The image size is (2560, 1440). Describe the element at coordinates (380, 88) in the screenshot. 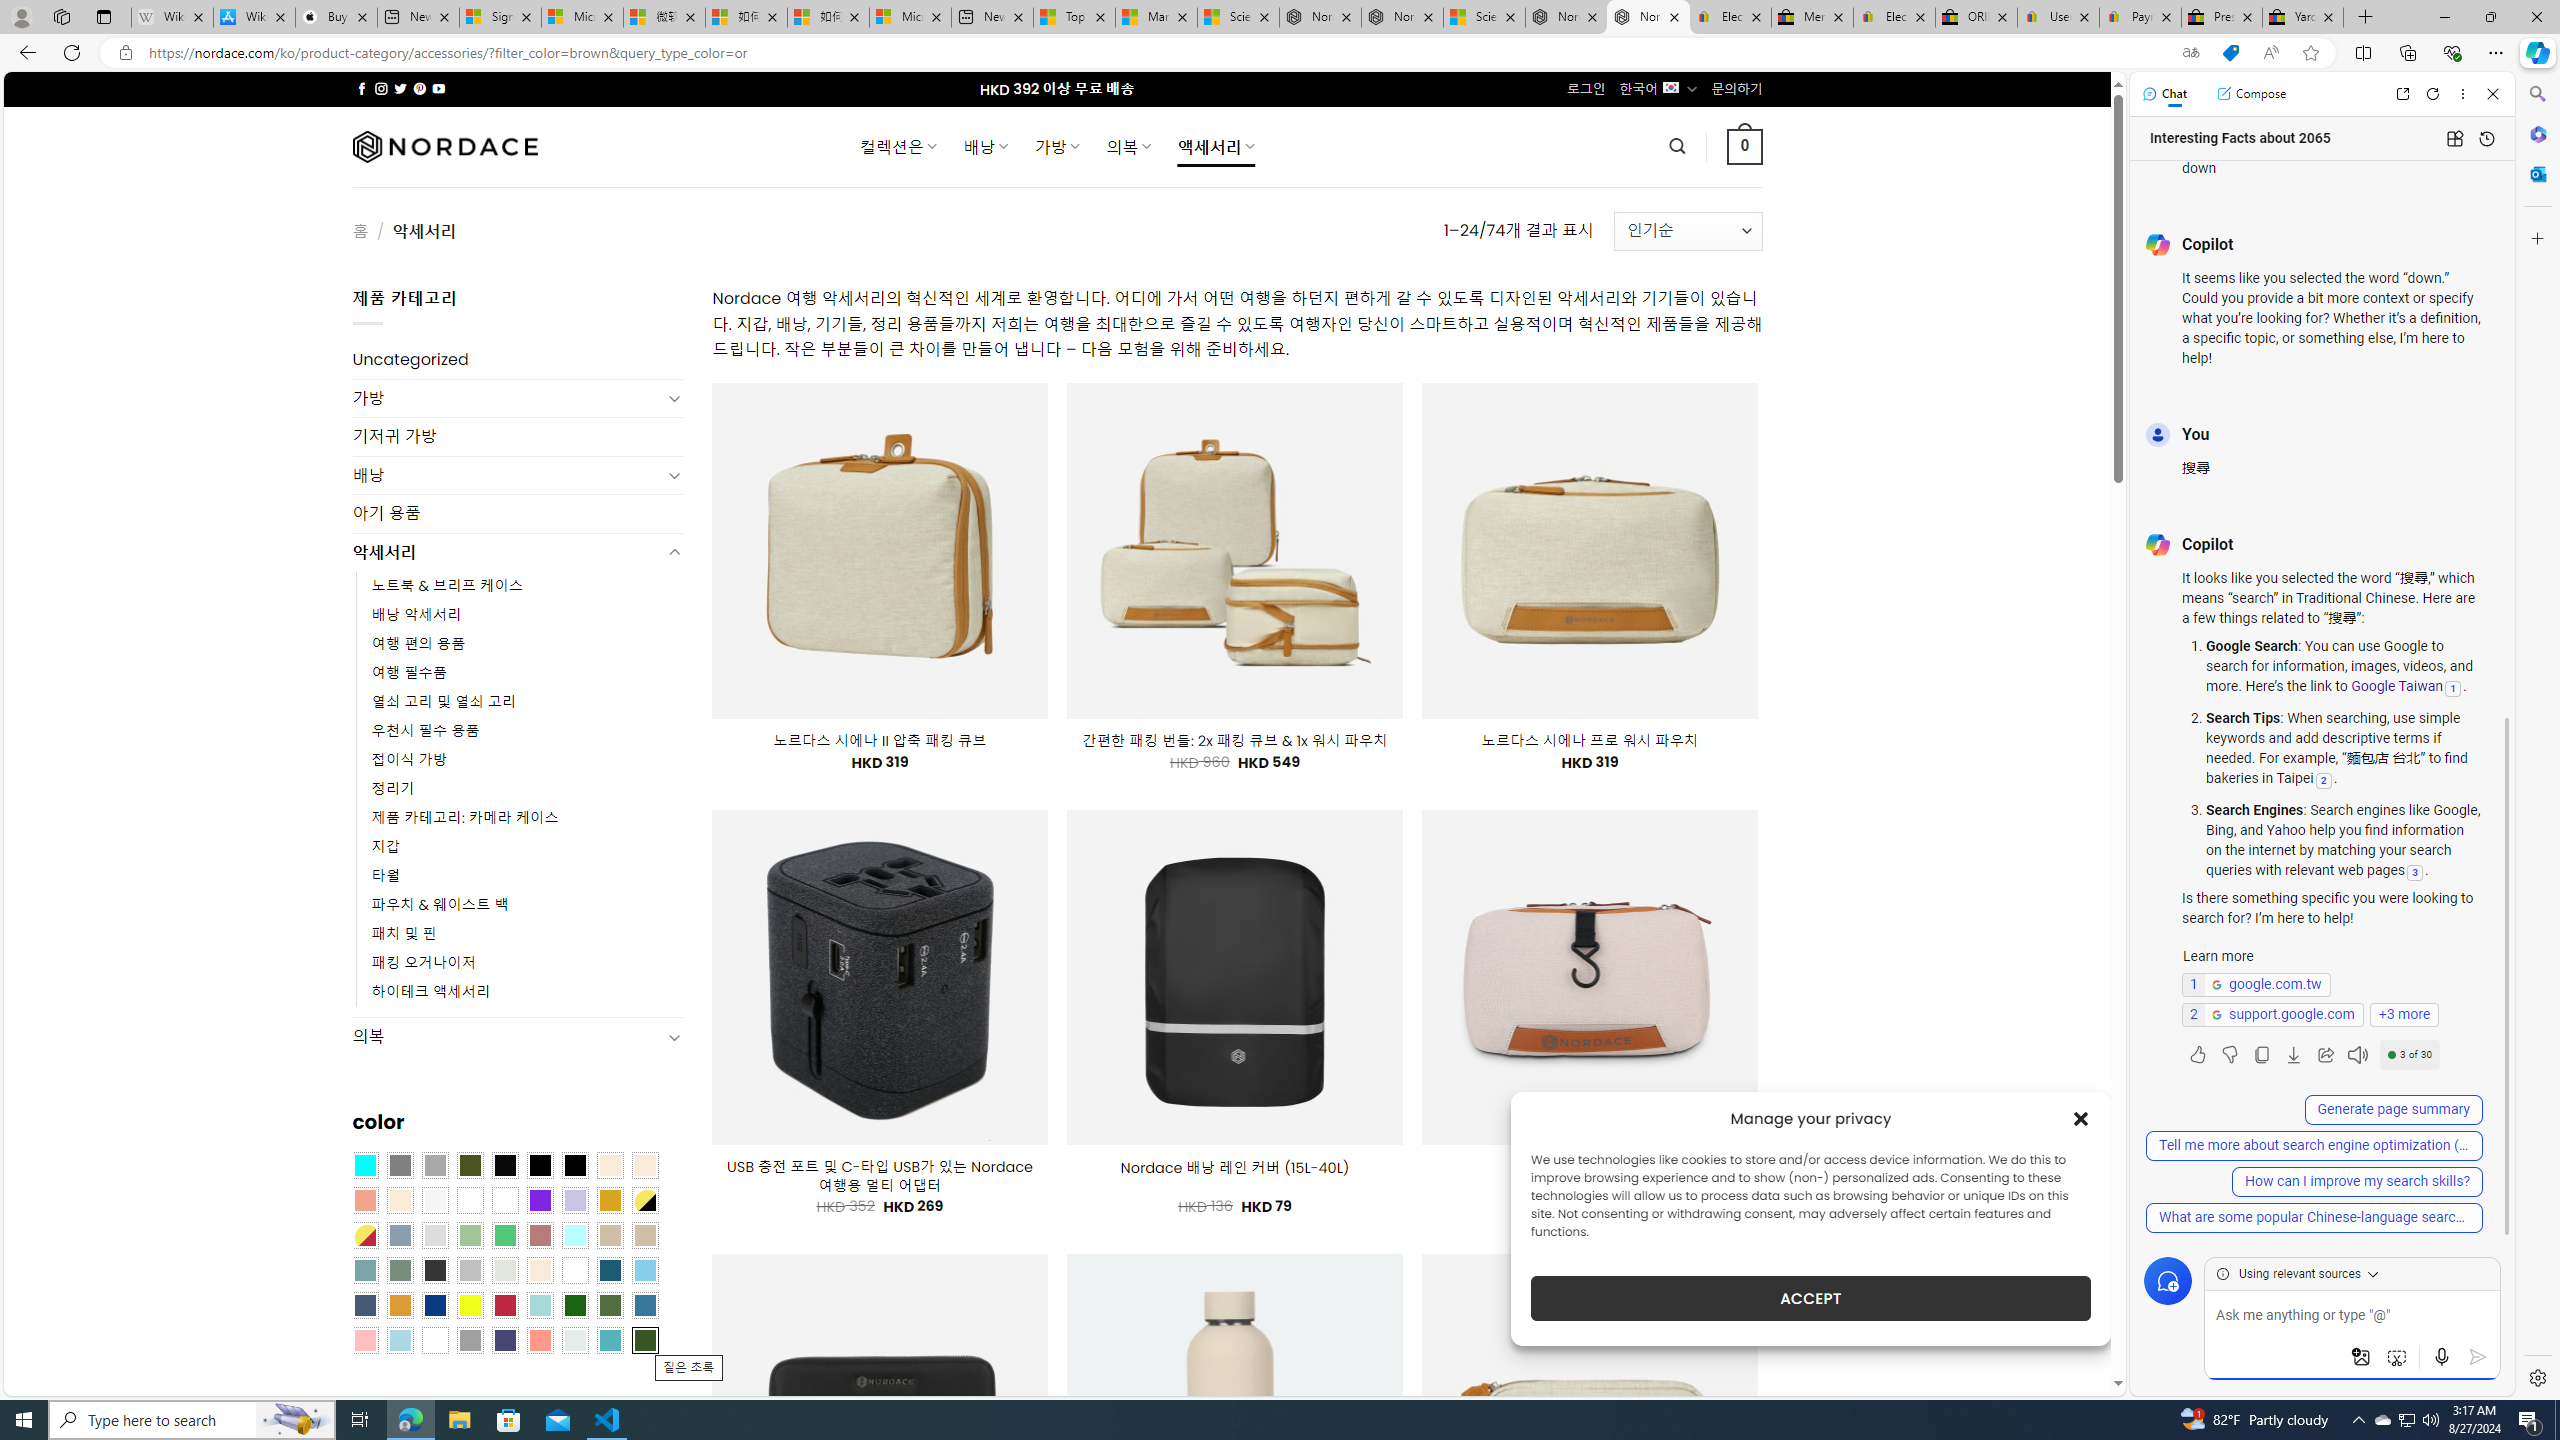

I see `'Follow on Instagram'` at that location.